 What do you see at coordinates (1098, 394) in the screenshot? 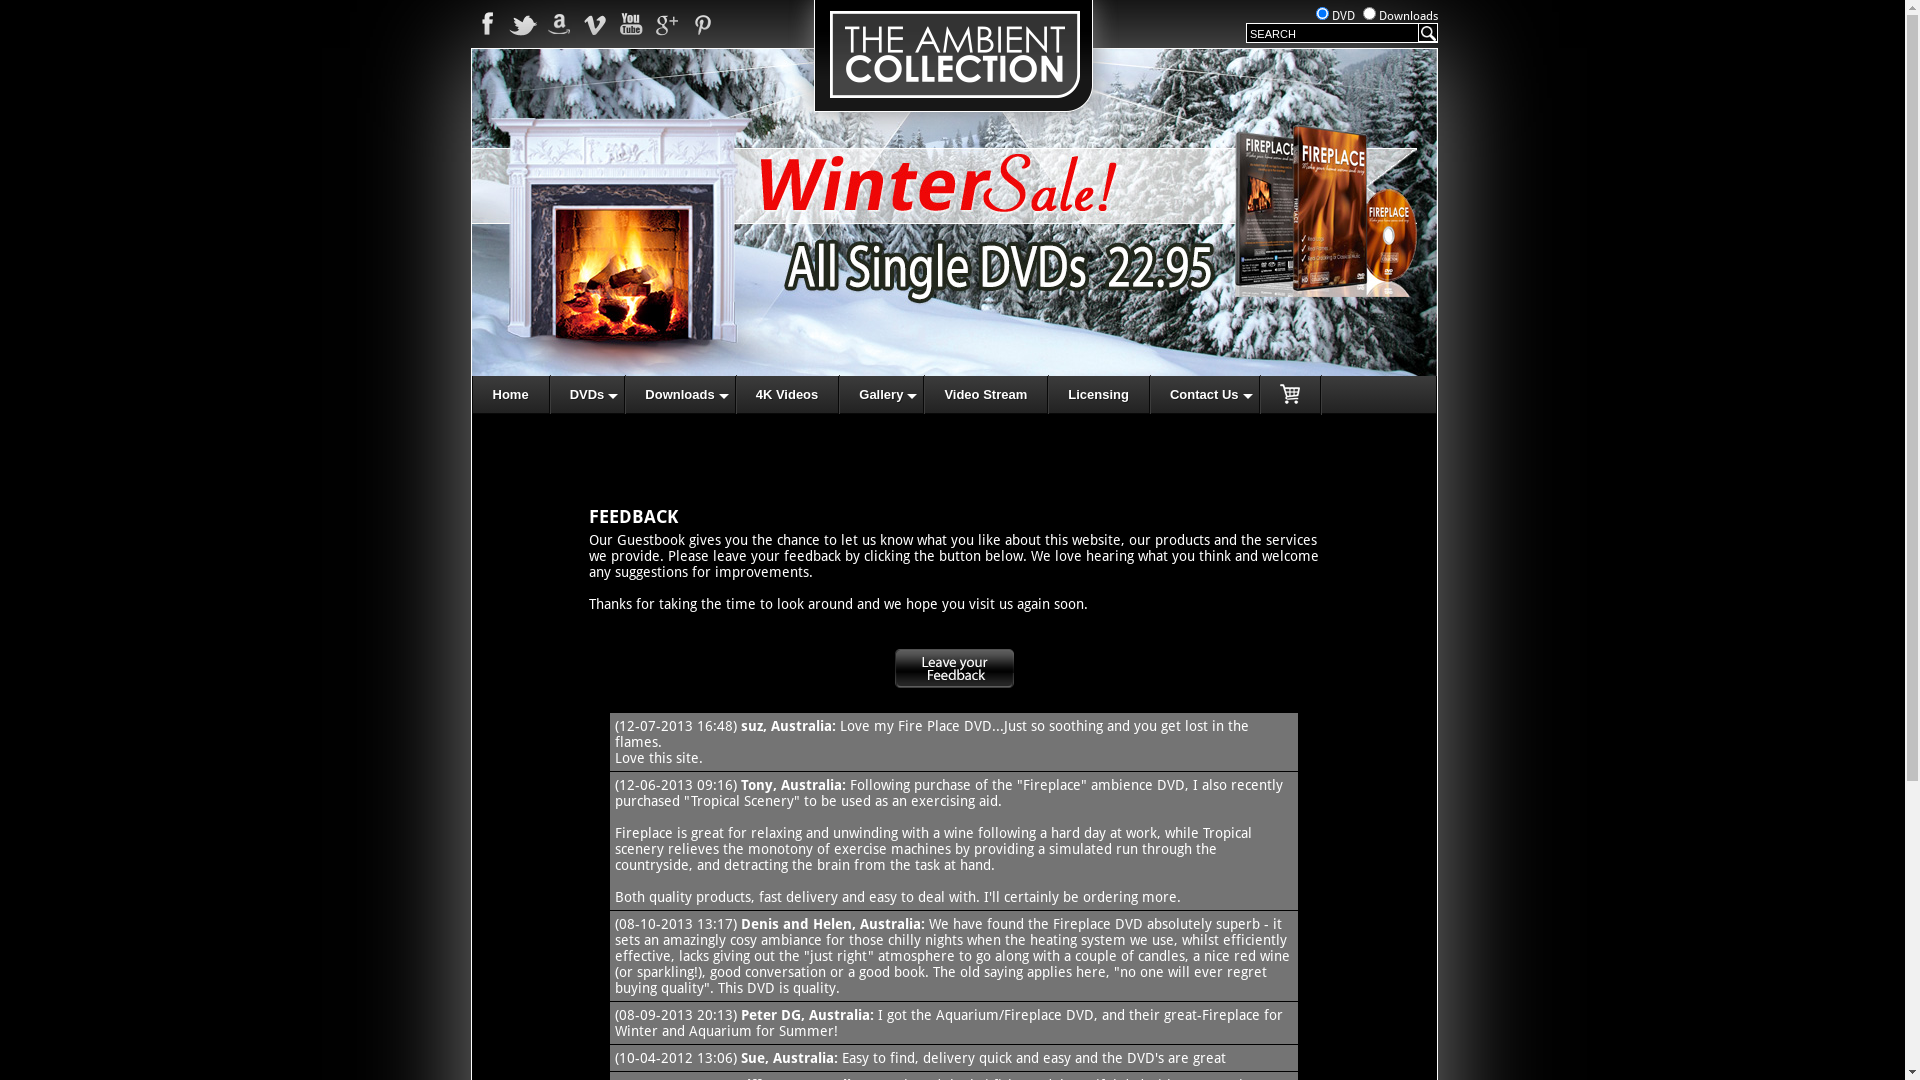
I see `'Licensing'` at bounding box center [1098, 394].